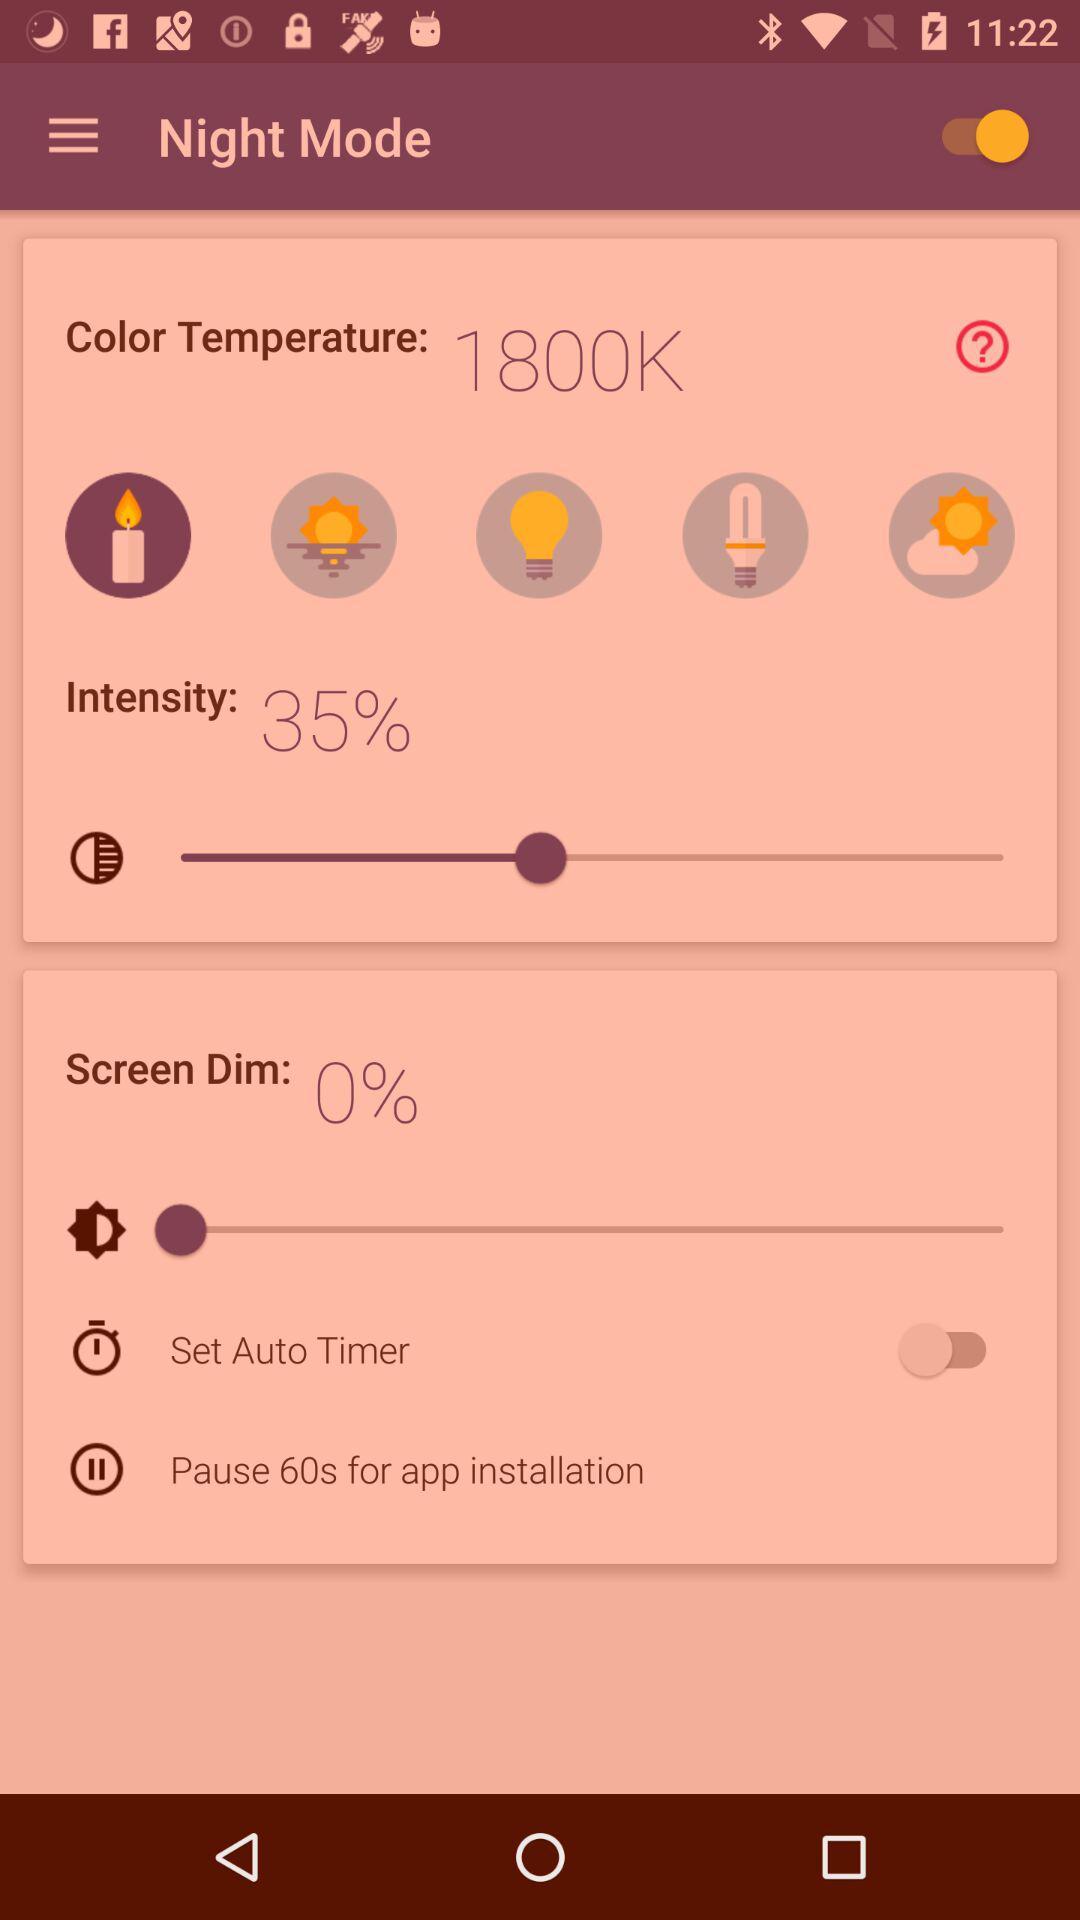 This screenshot has width=1080, height=1920. I want to click on the fifth button above the text intensity, so click(951, 536).